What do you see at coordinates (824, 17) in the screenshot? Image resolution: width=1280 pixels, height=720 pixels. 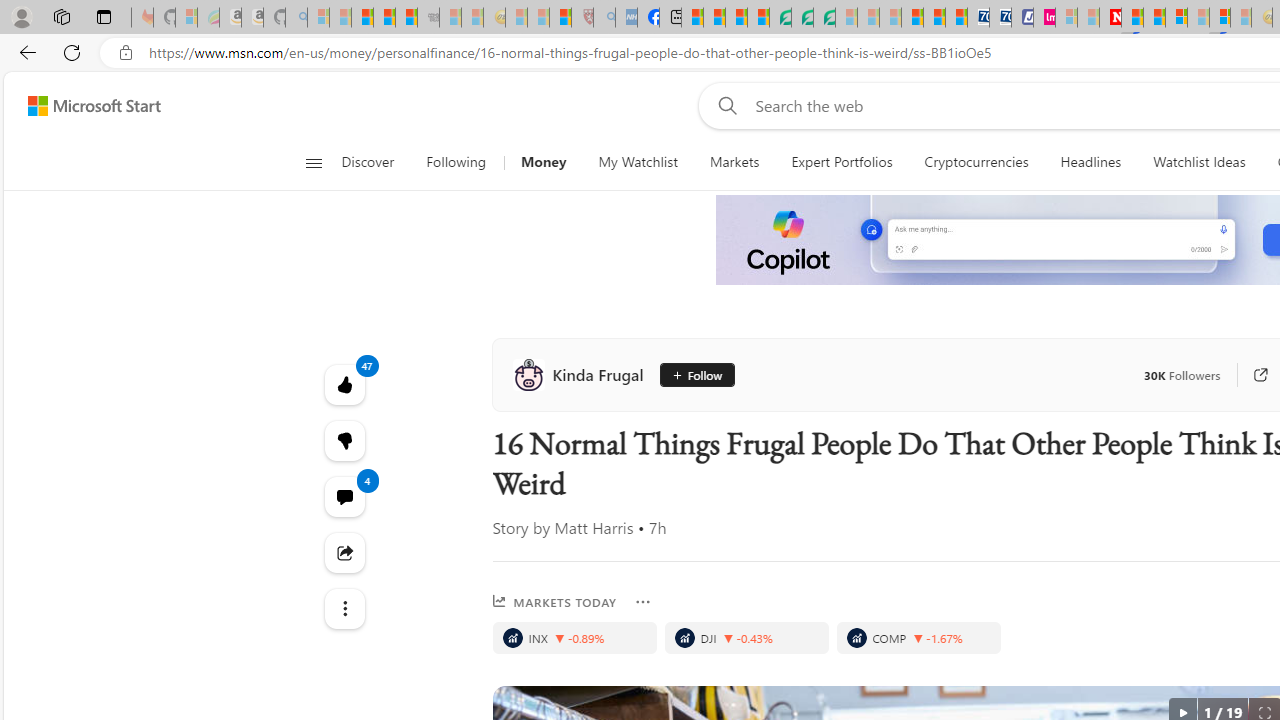 I see `'Microsoft Word - consumer-privacy address update 2.2021'` at bounding box center [824, 17].